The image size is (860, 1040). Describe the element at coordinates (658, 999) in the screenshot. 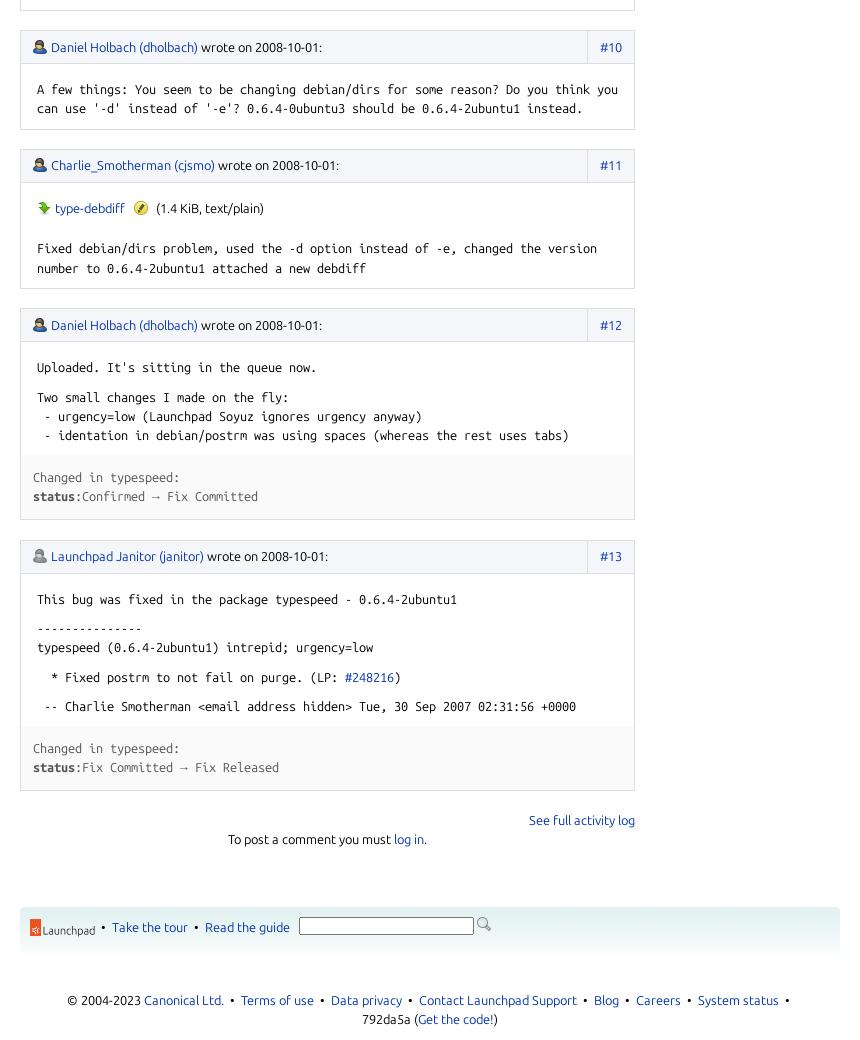

I see `'Careers'` at that location.